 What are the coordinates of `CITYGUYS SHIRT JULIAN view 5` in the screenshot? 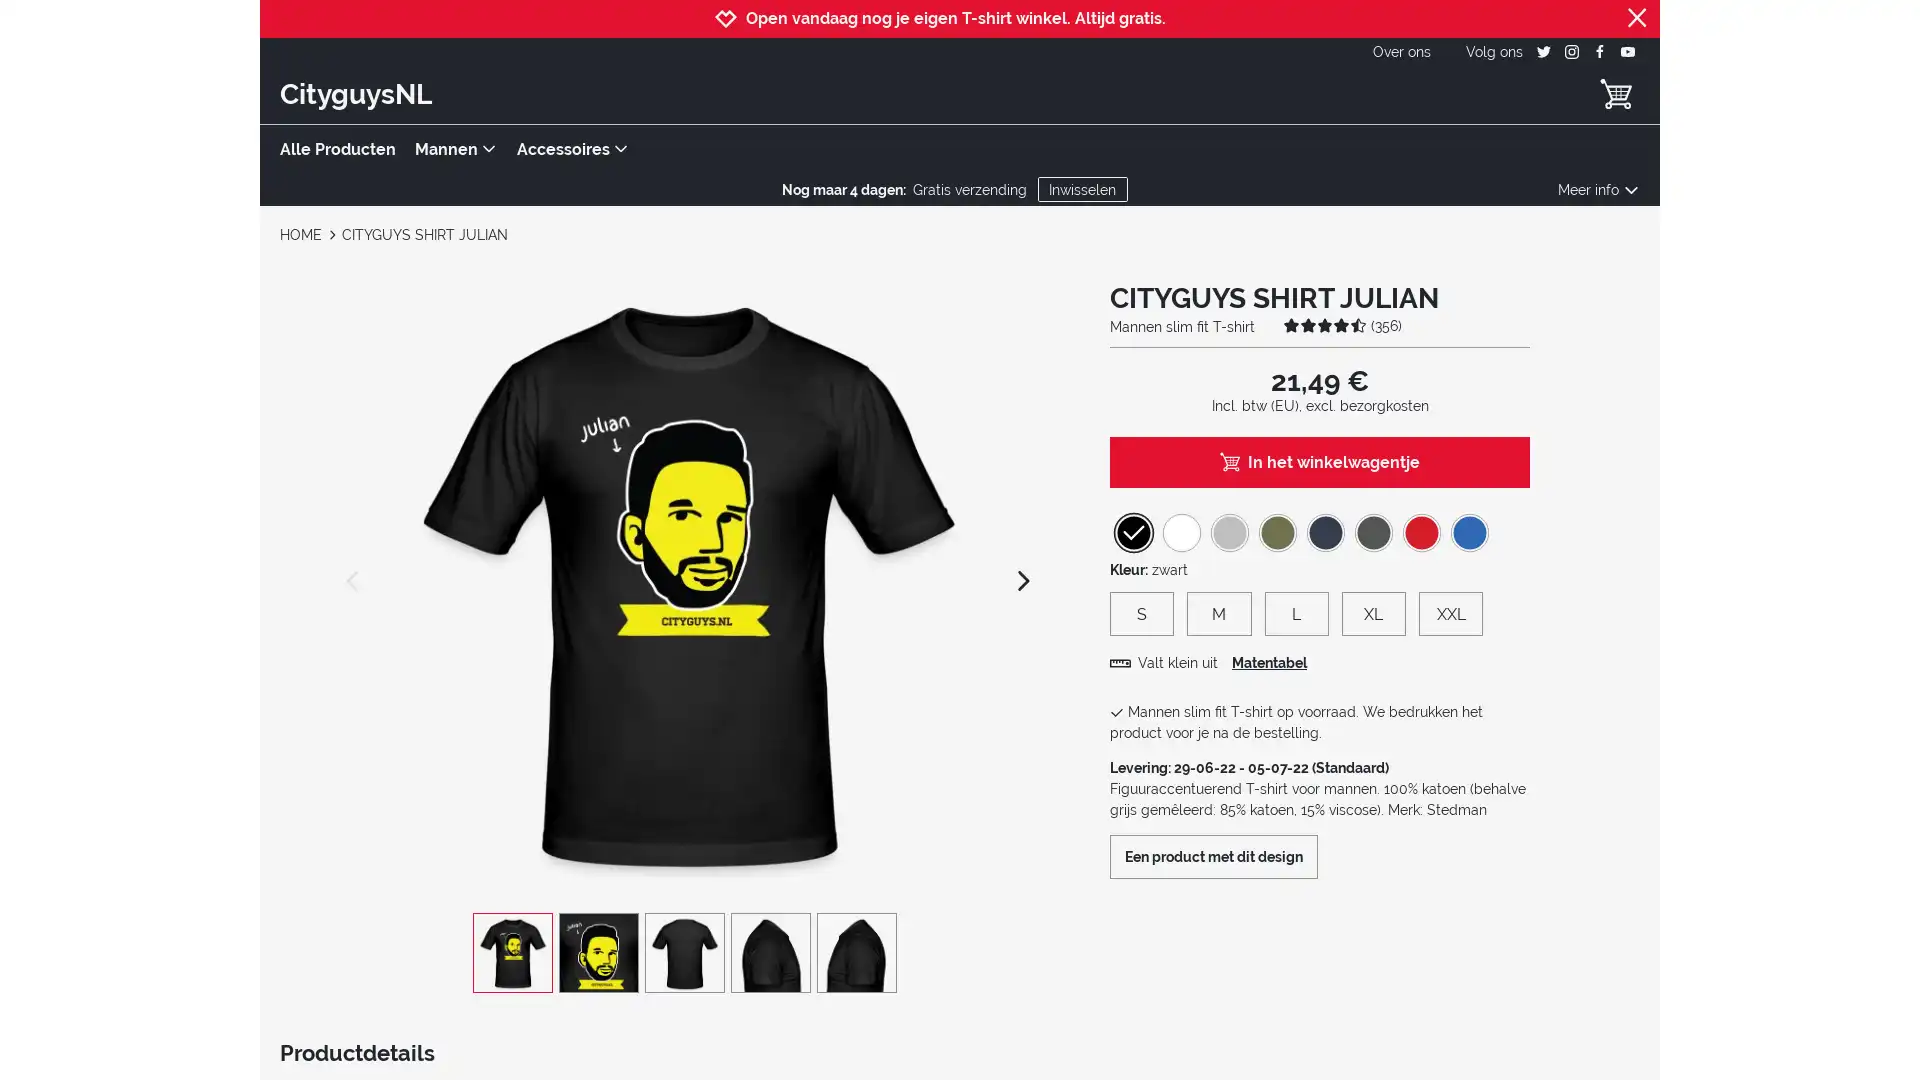 It's located at (857, 951).